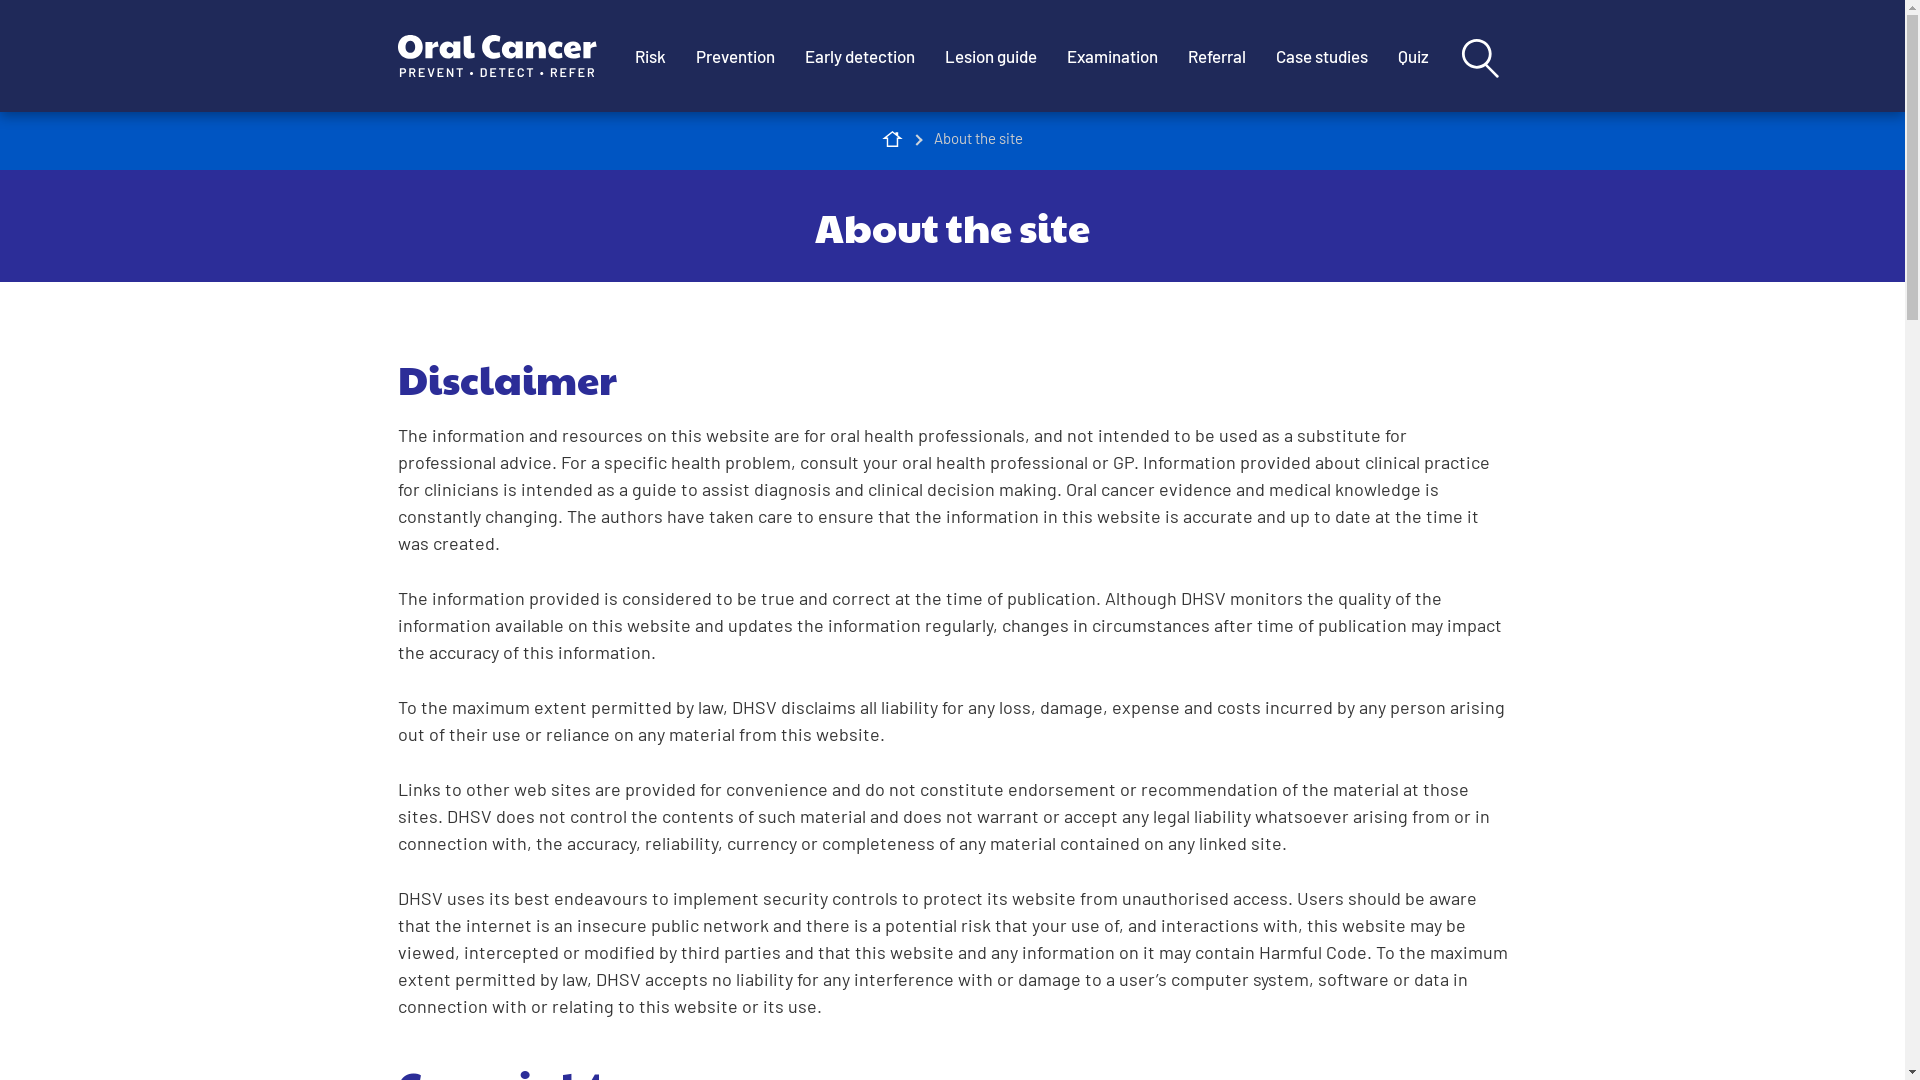 This screenshot has height=1080, width=1920. Describe the element at coordinates (508, 55) in the screenshot. I see `'Home'` at that location.